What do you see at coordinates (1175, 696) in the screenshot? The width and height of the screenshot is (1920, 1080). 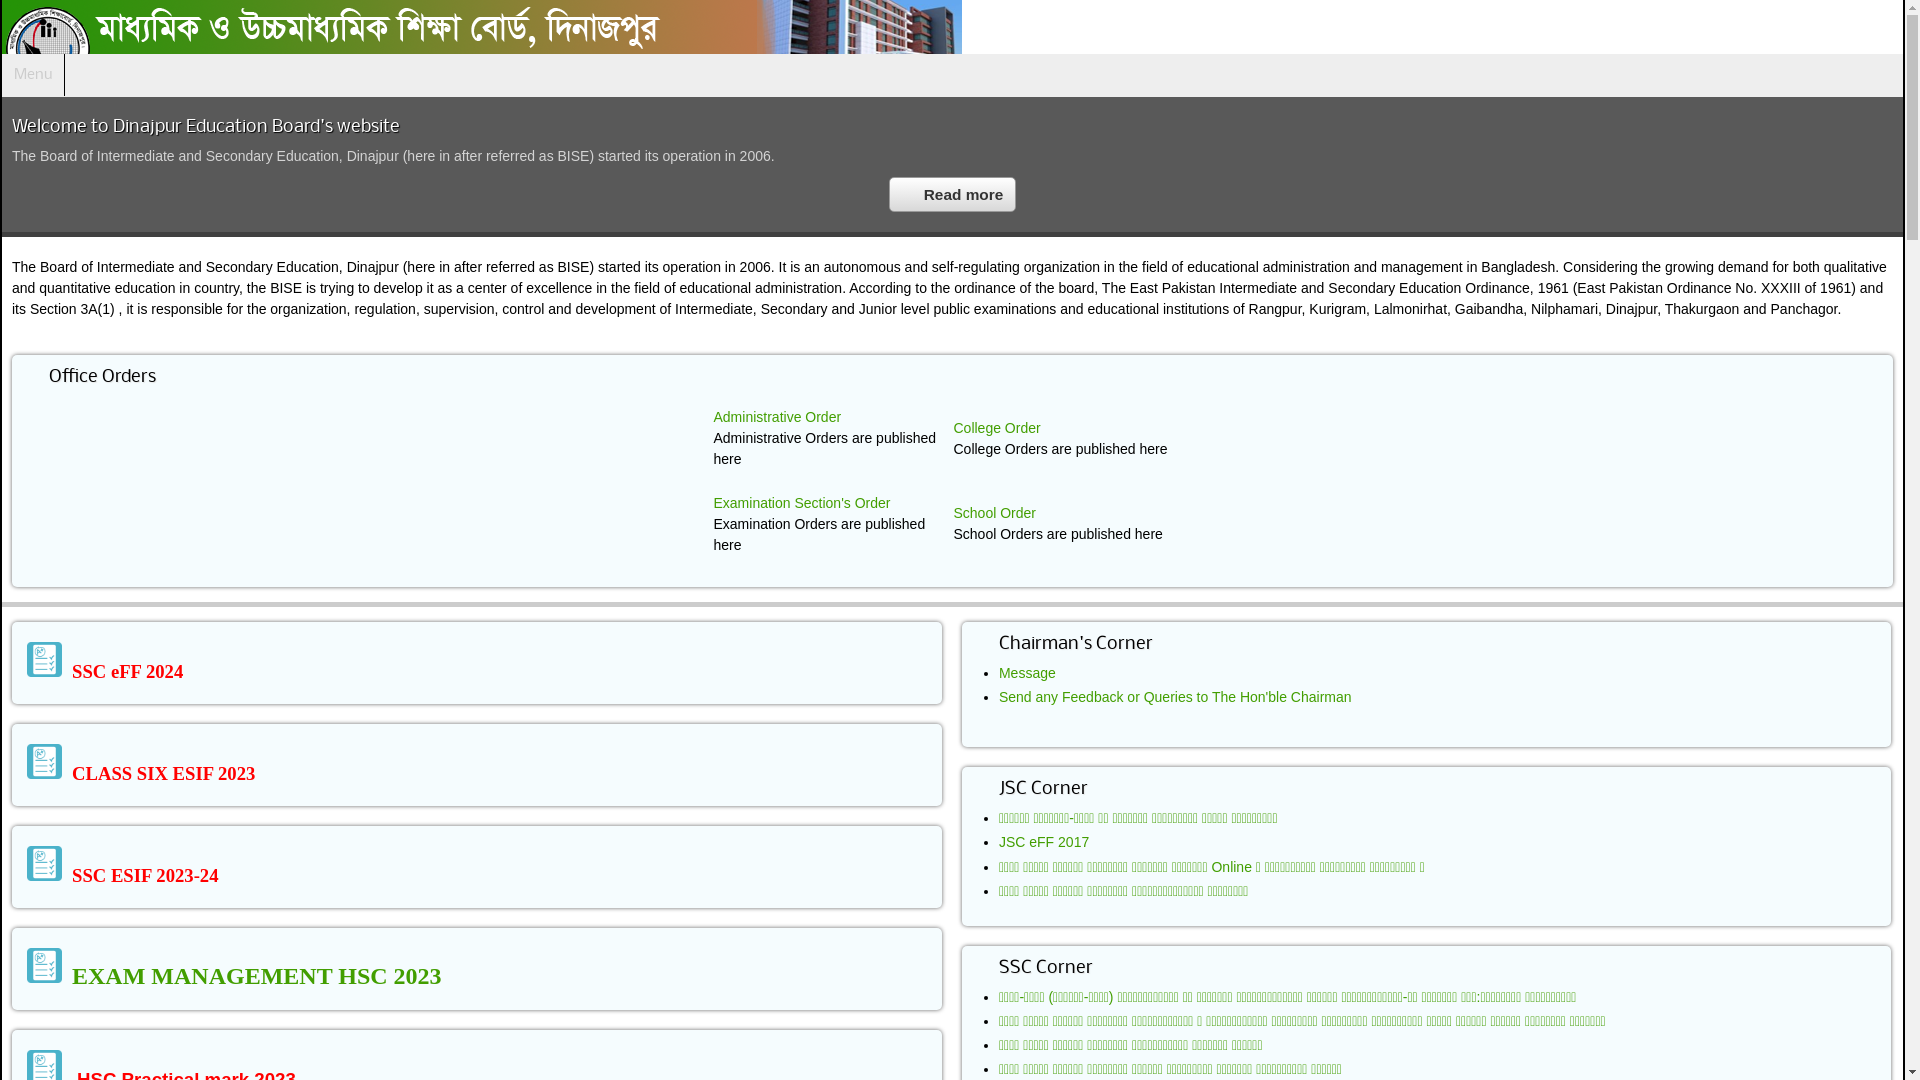 I see `'Send any Feedback or Queries to The Hon'ble Chairman'` at bounding box center [1175, 696].